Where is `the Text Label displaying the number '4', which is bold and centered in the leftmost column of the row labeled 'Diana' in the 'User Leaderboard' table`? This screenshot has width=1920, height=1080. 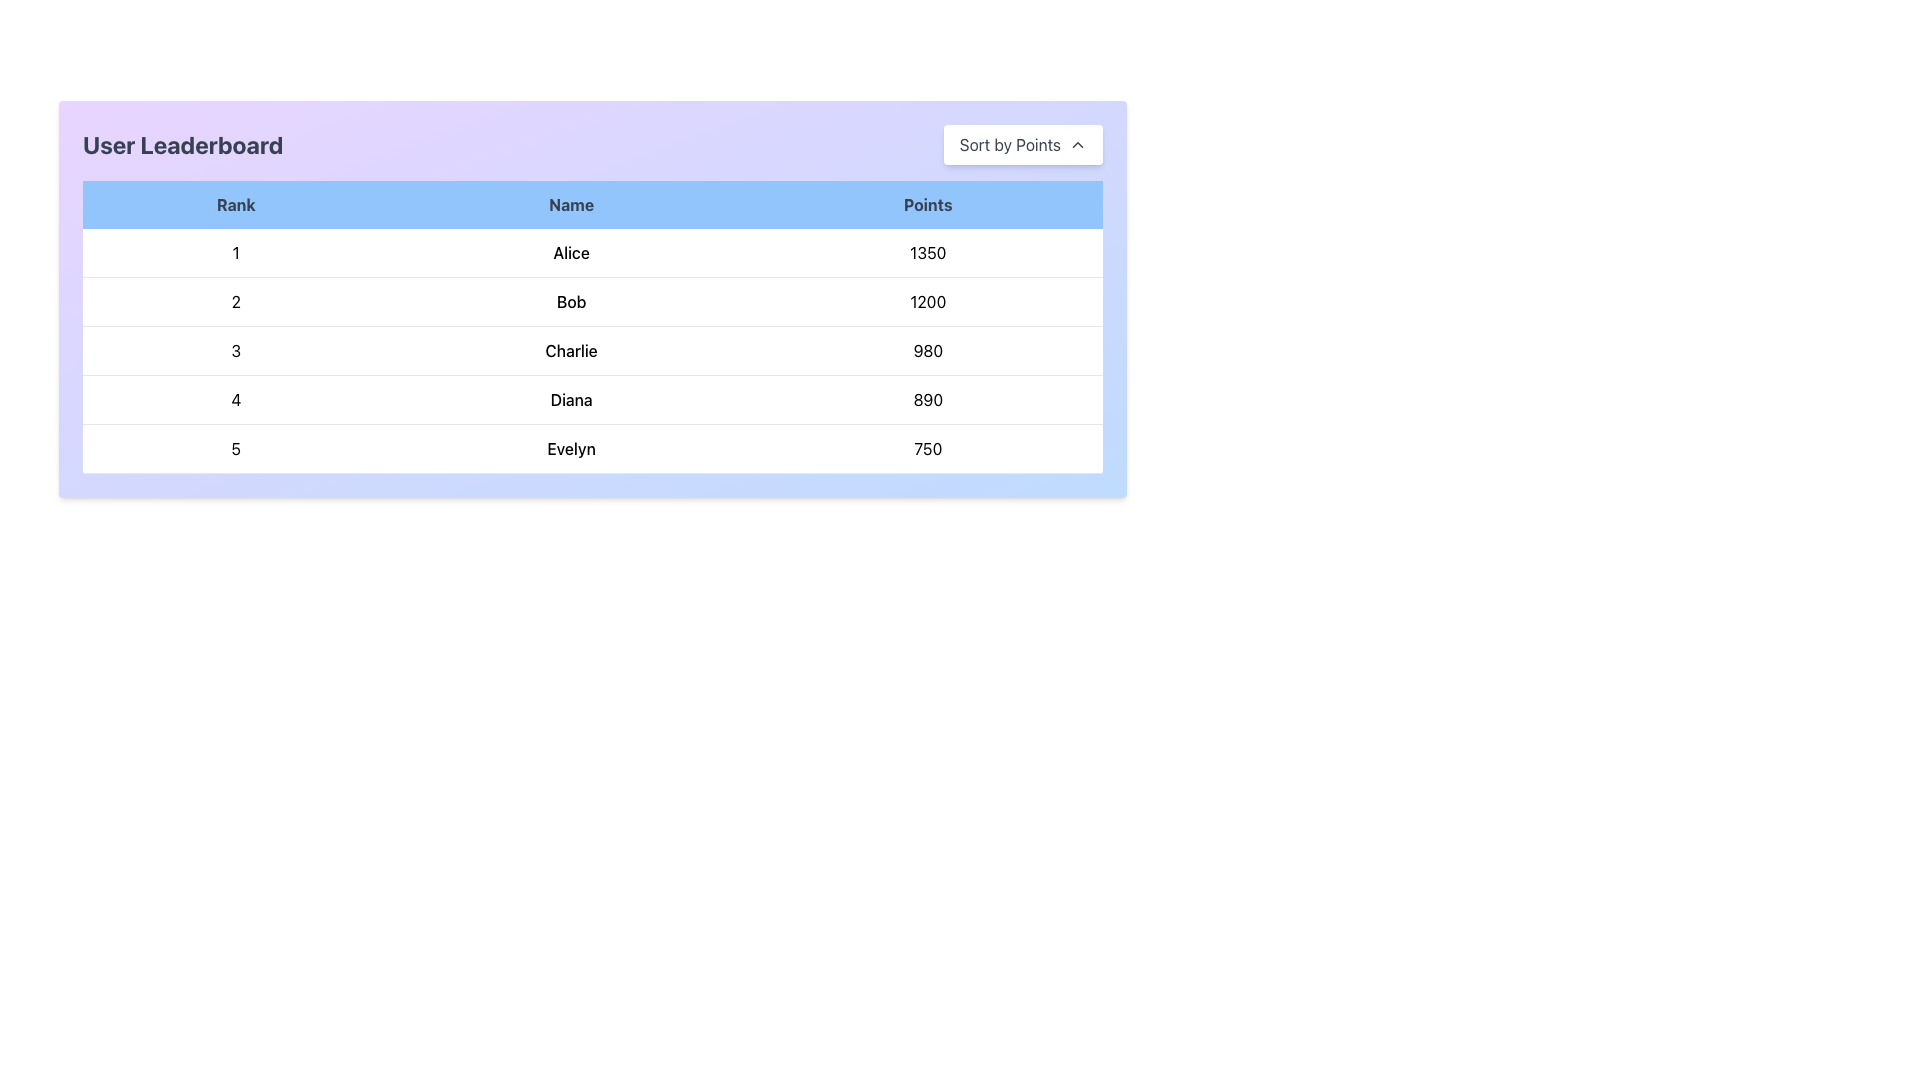 the Text Label displaying the number '4', which is bold and centered in the leftmost column of the row labeled 'Diana' in the 'User Leaderboard' table is located at coordinates (236, 400).